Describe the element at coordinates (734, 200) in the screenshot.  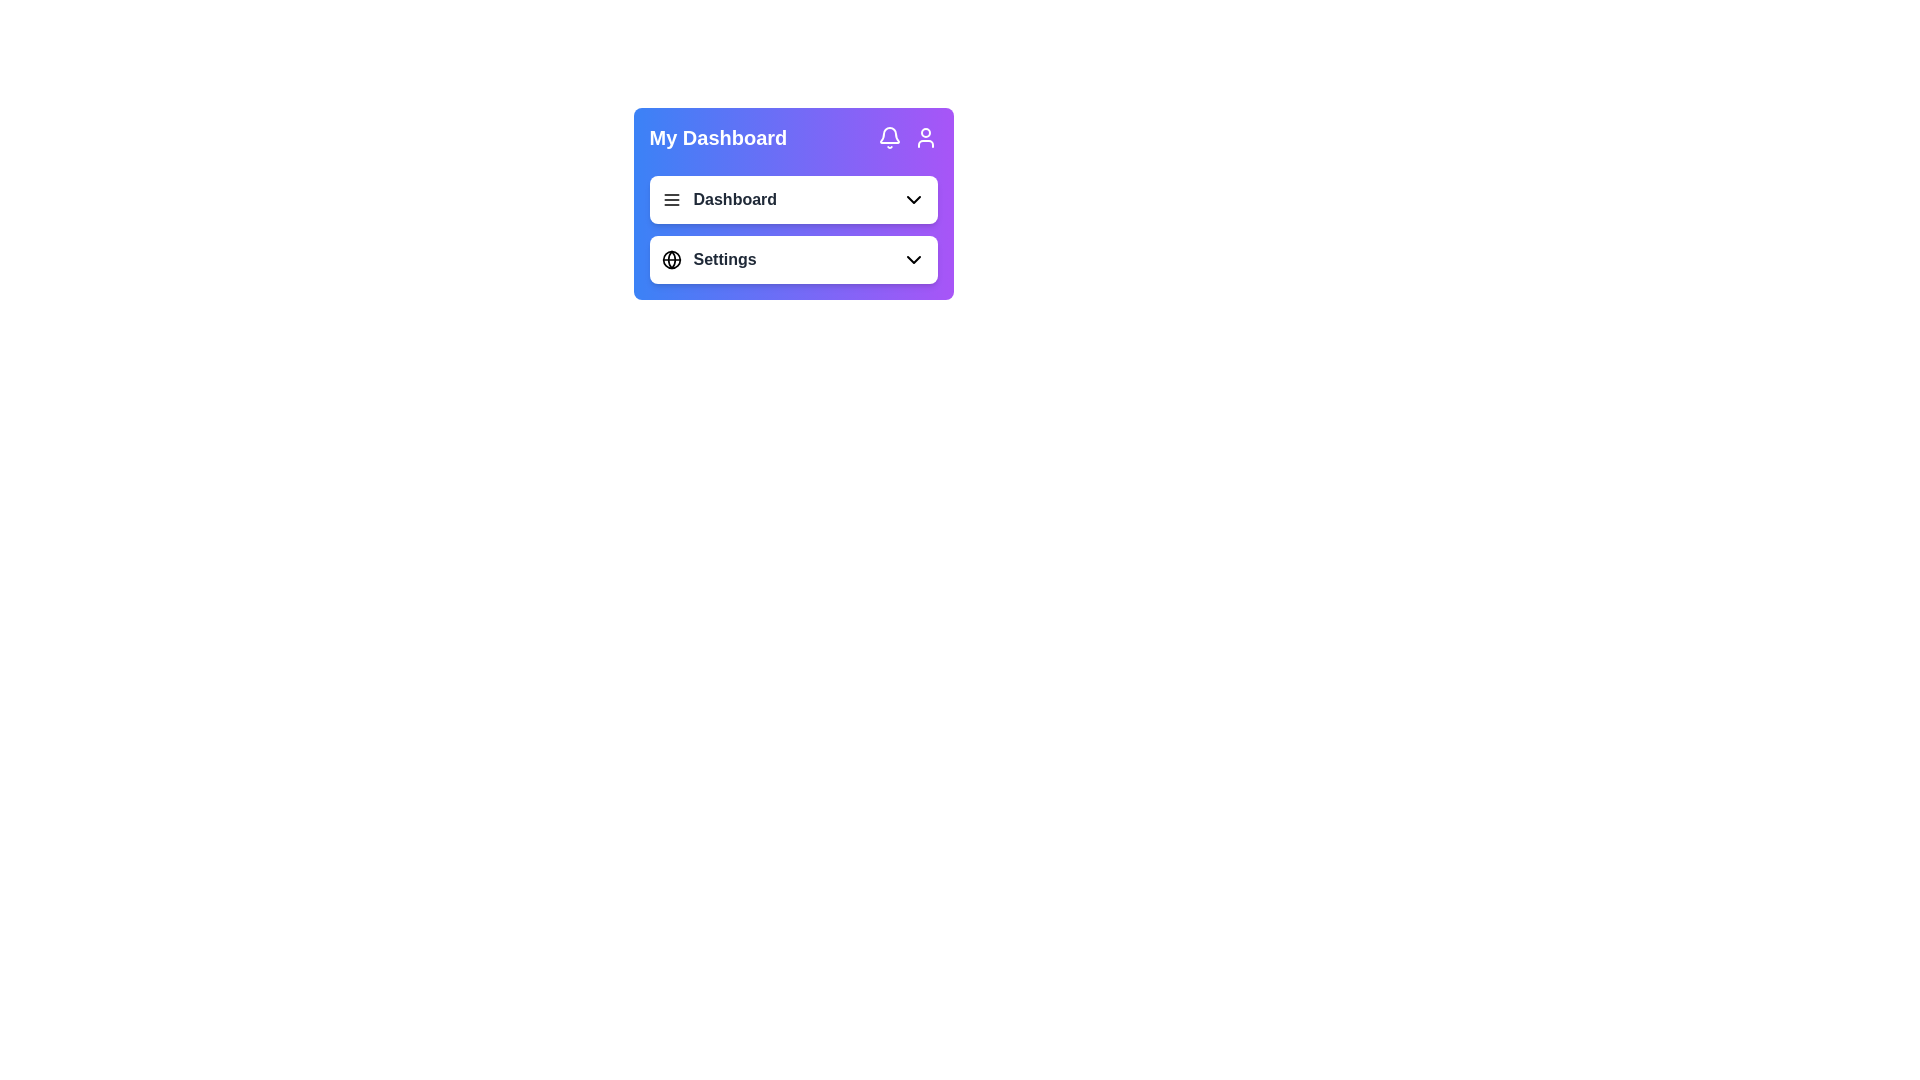
I see `the 'Dashboard' label in bold, dark gray font located in the top-left section of a card UI, adjacent to a menu icon and a dropdown arrow icon` at that location.